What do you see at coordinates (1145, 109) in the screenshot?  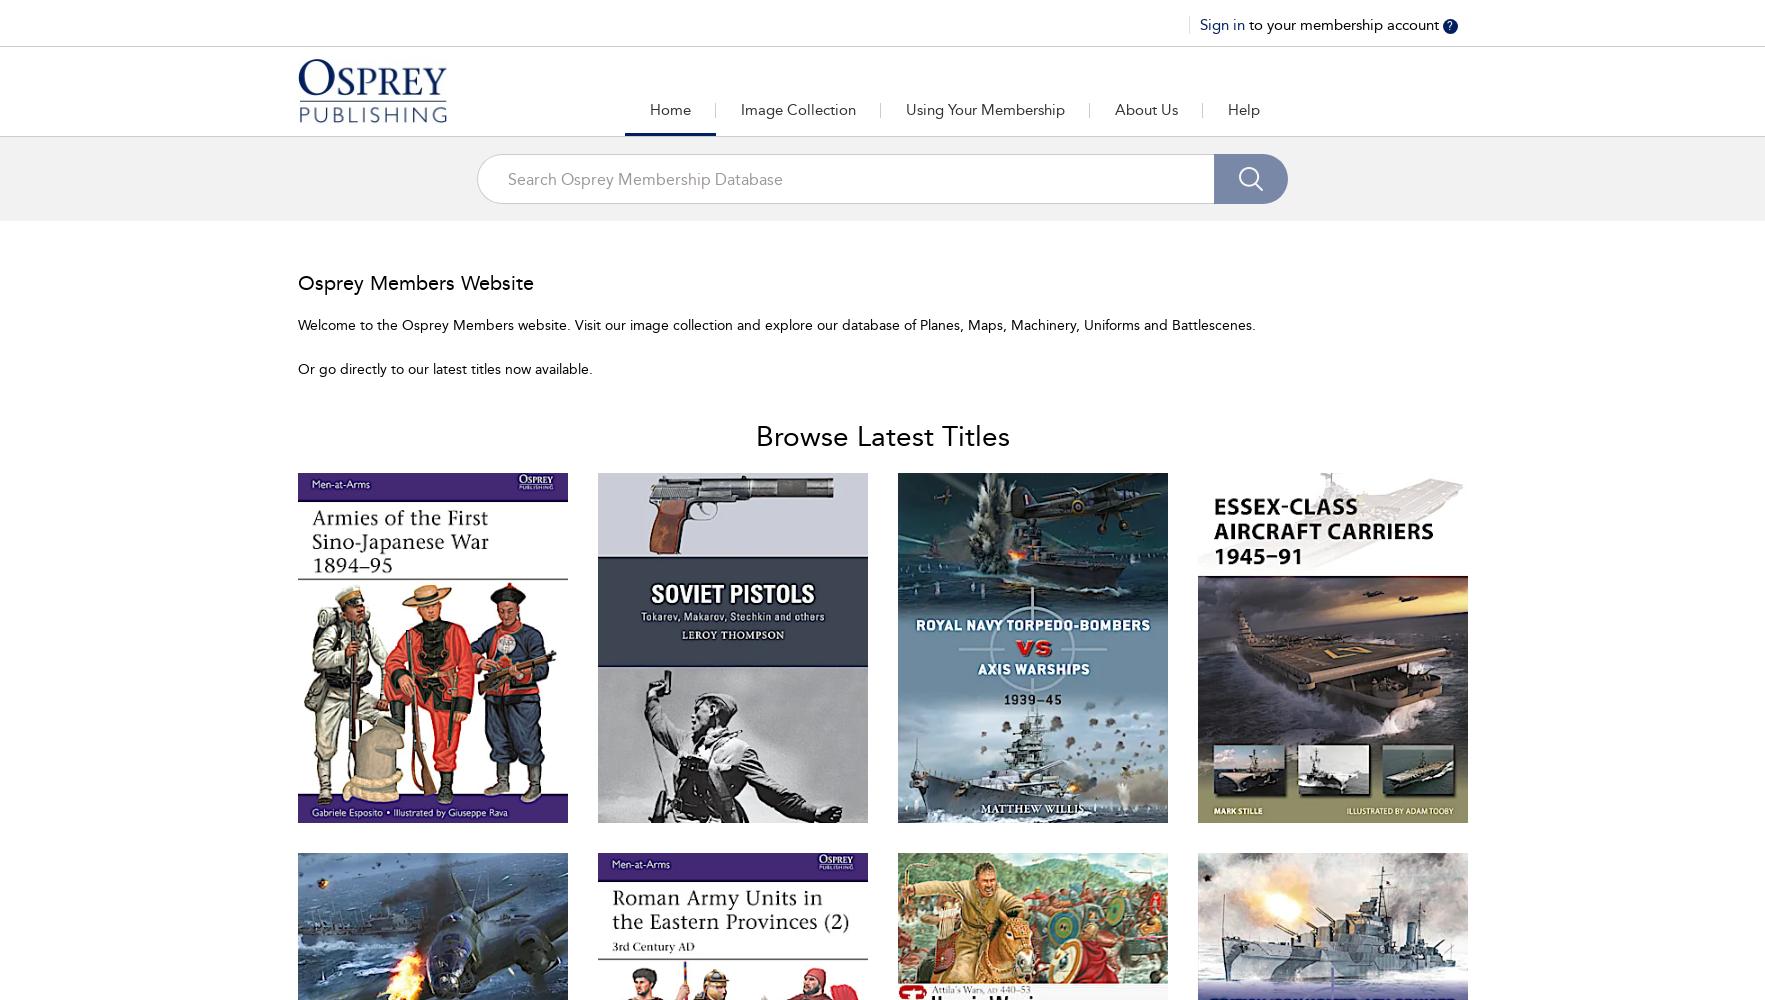 I see `'About Us'` at bounding box center [1145, 109].